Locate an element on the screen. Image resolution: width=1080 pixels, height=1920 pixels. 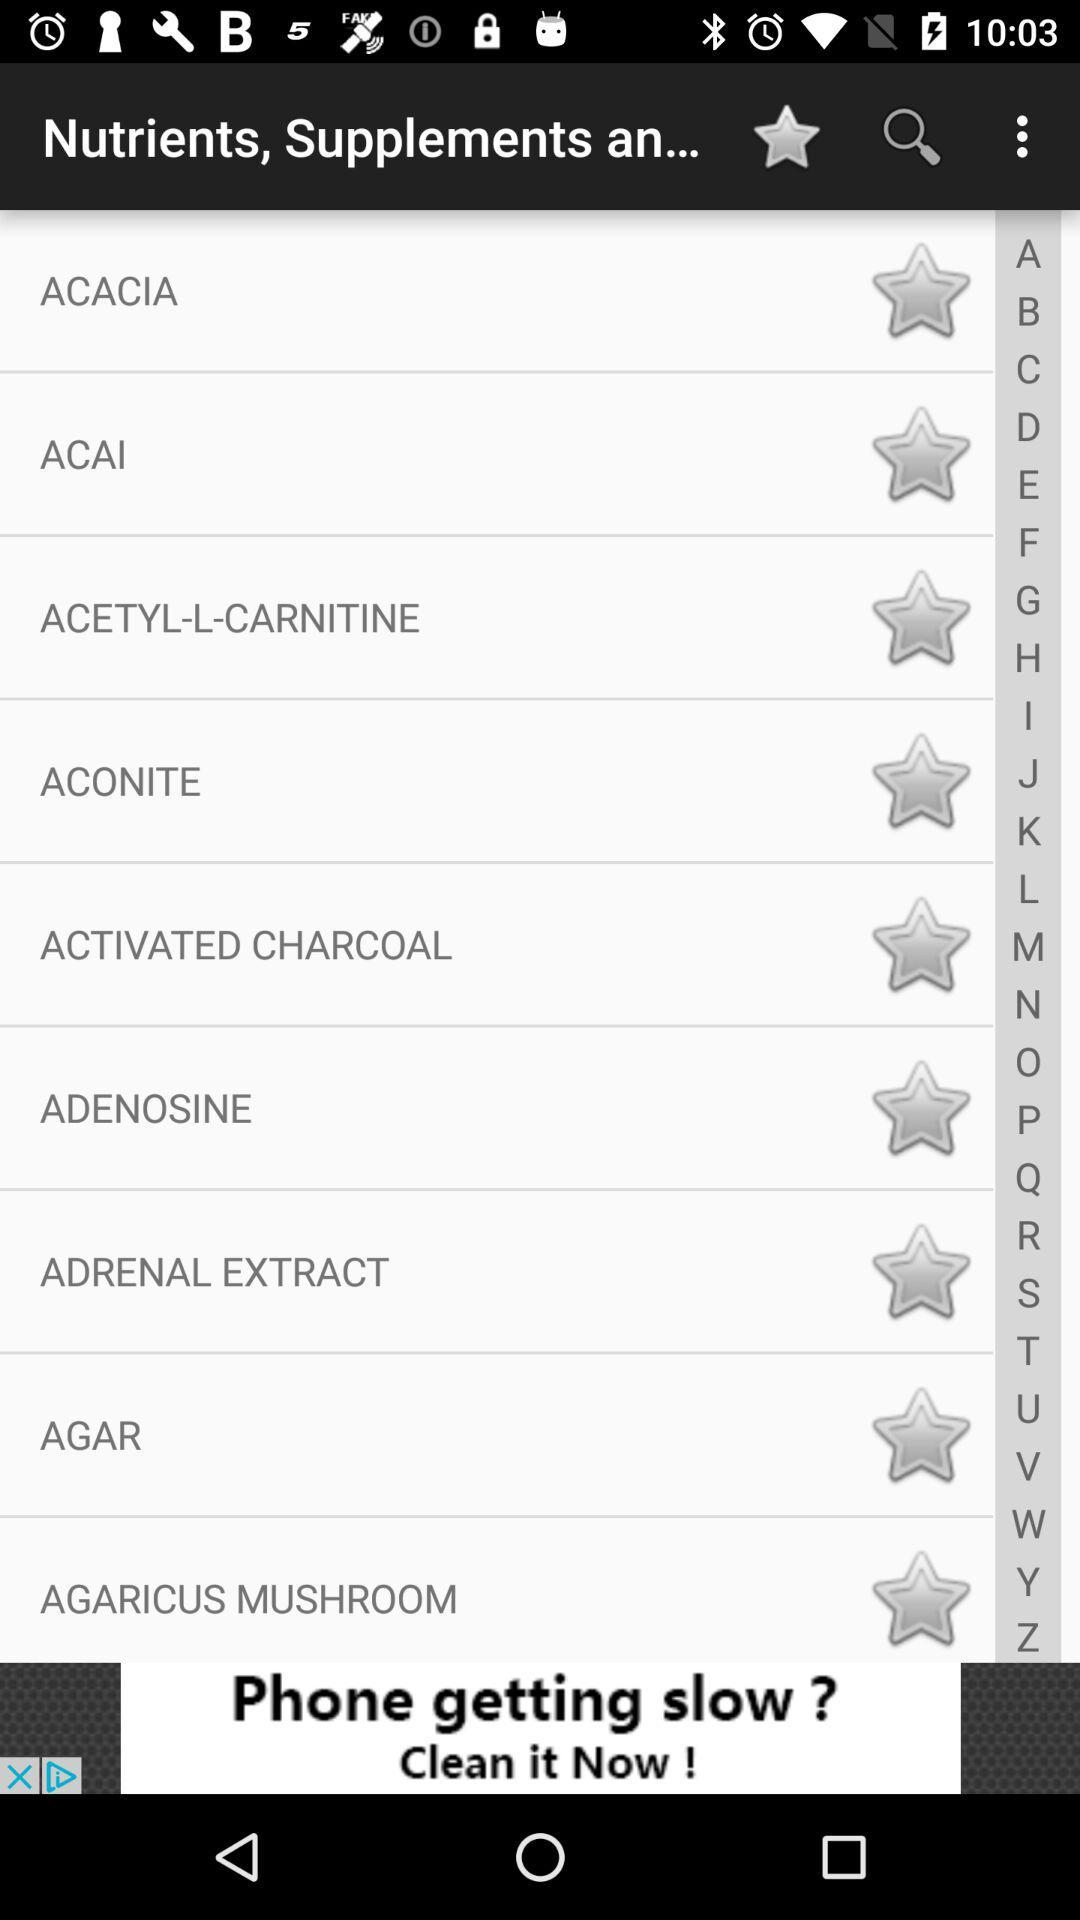
favorite is located at coordinates (920, 1106).